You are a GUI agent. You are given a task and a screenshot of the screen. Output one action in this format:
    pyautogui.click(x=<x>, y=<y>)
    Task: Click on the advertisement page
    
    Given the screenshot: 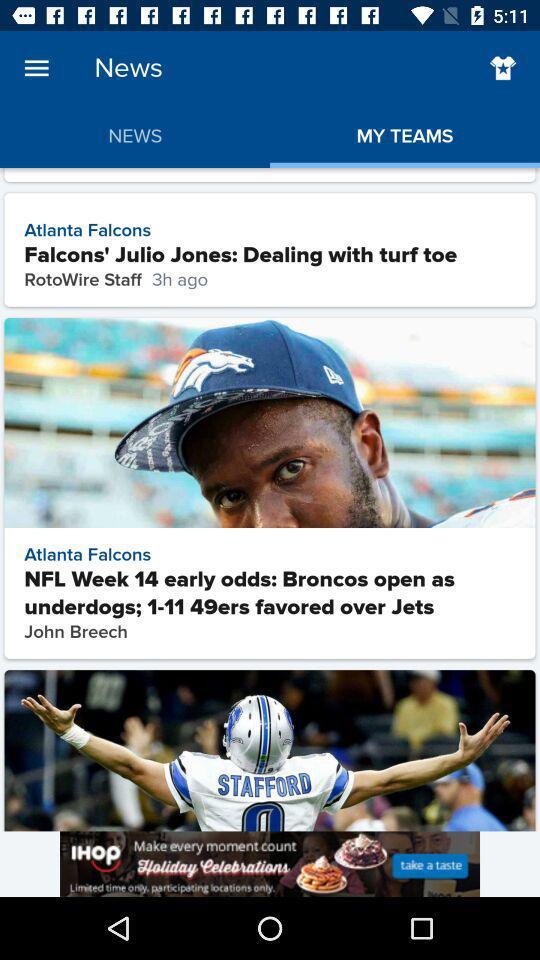 What is the action you would take?
    pyautogui.click(x=270, y=863)
    